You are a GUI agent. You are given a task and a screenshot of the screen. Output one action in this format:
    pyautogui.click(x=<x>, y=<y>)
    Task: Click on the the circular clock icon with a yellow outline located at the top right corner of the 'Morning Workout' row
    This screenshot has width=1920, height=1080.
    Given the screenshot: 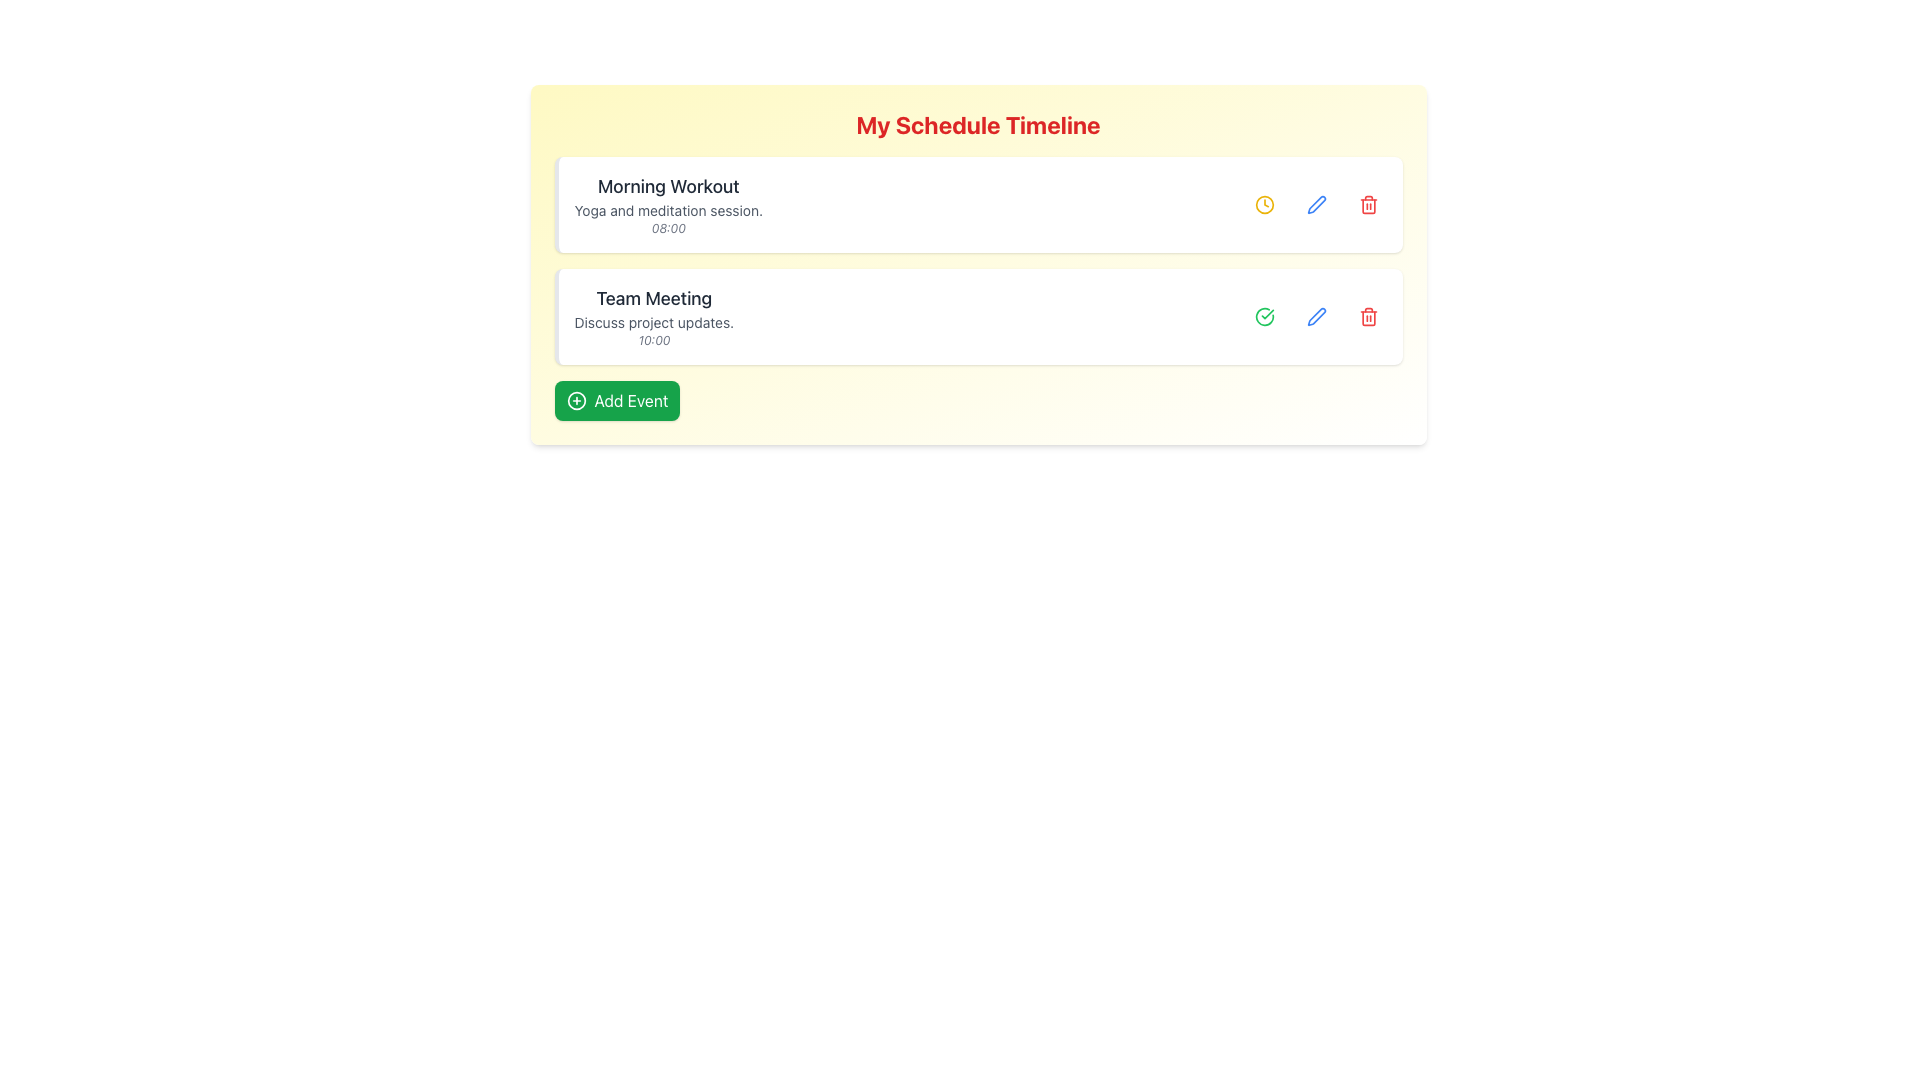 What is the action you would take?
    pyautogui.click(x=1263, y=204)
    